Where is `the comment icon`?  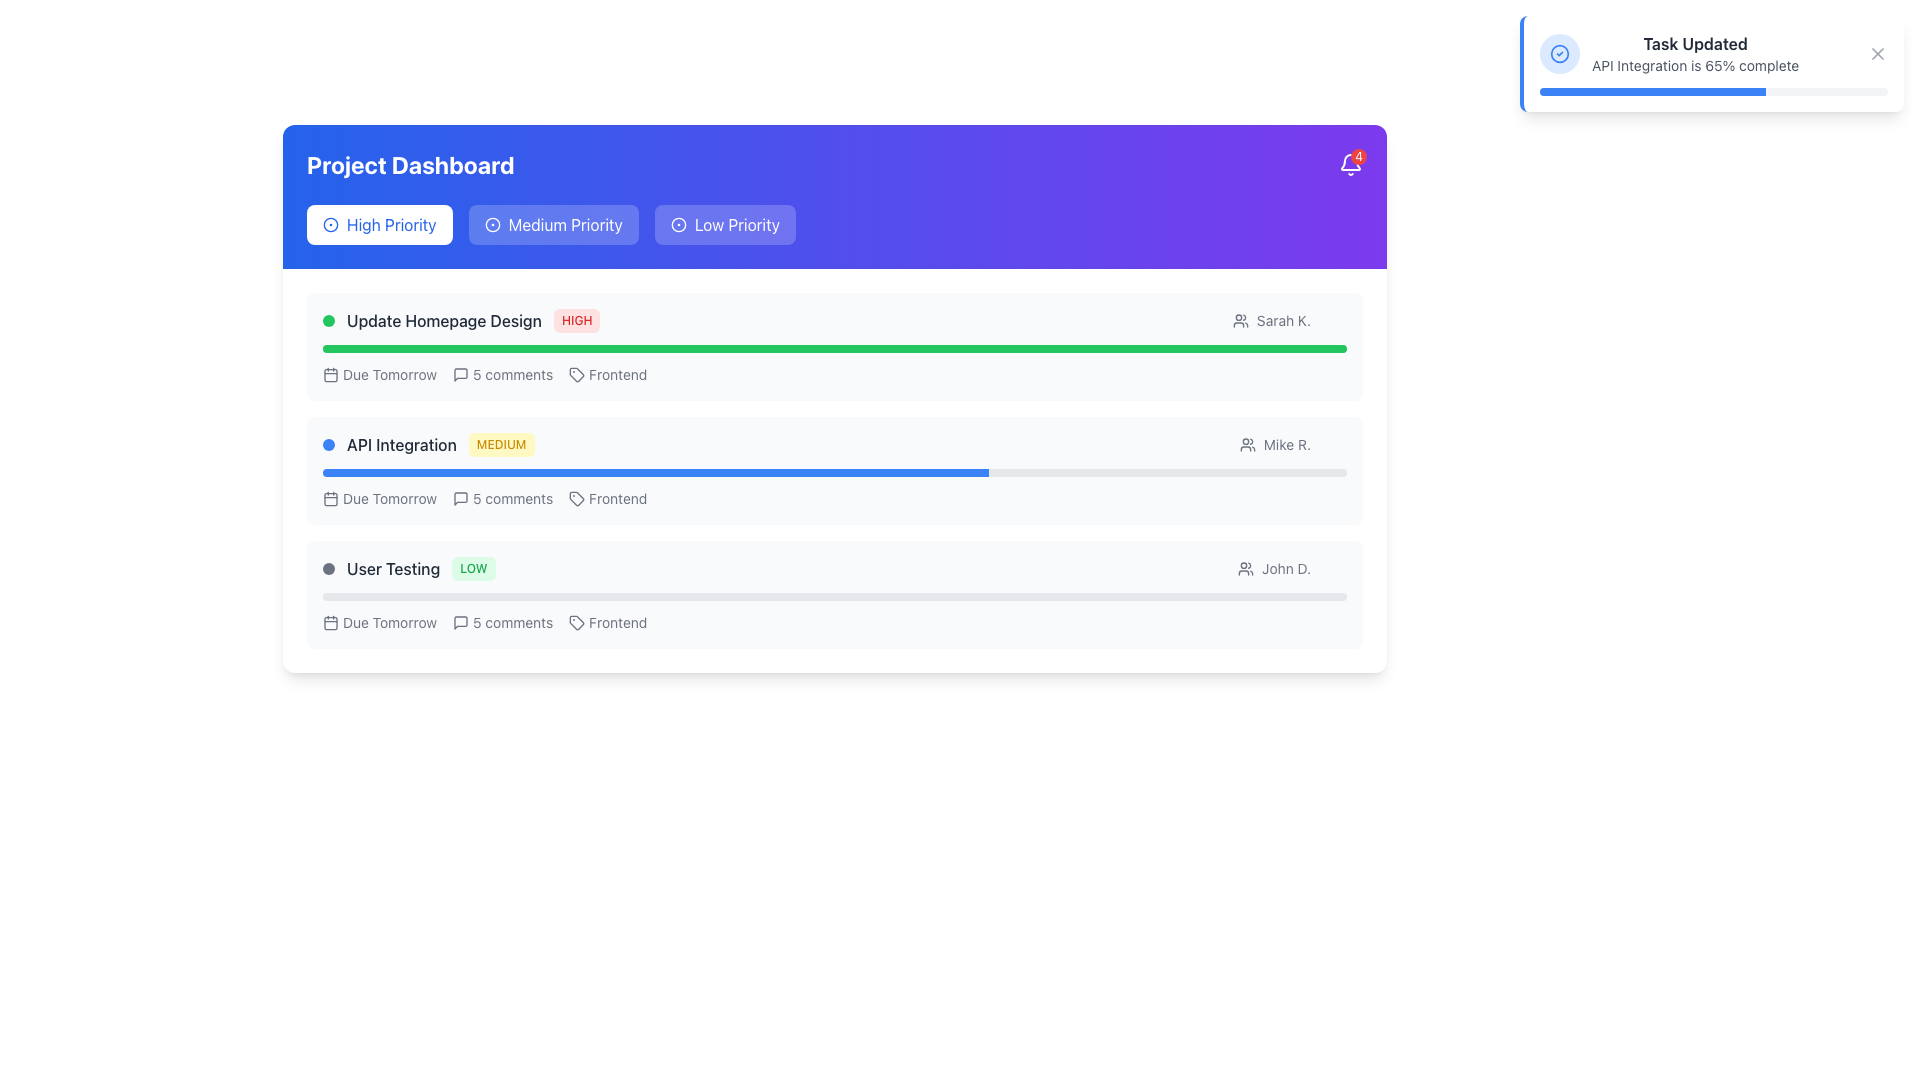 the comment icon is located at coordinates (460, 497).